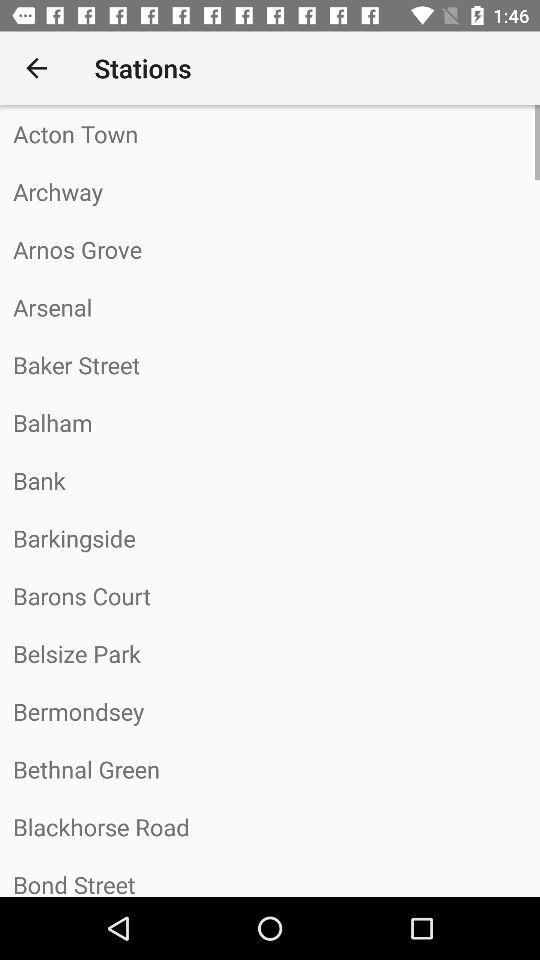  What do you see at coordinates (270, 248) in the screenshot?
I see `the arnos grove` at bounding box center [270, 248].